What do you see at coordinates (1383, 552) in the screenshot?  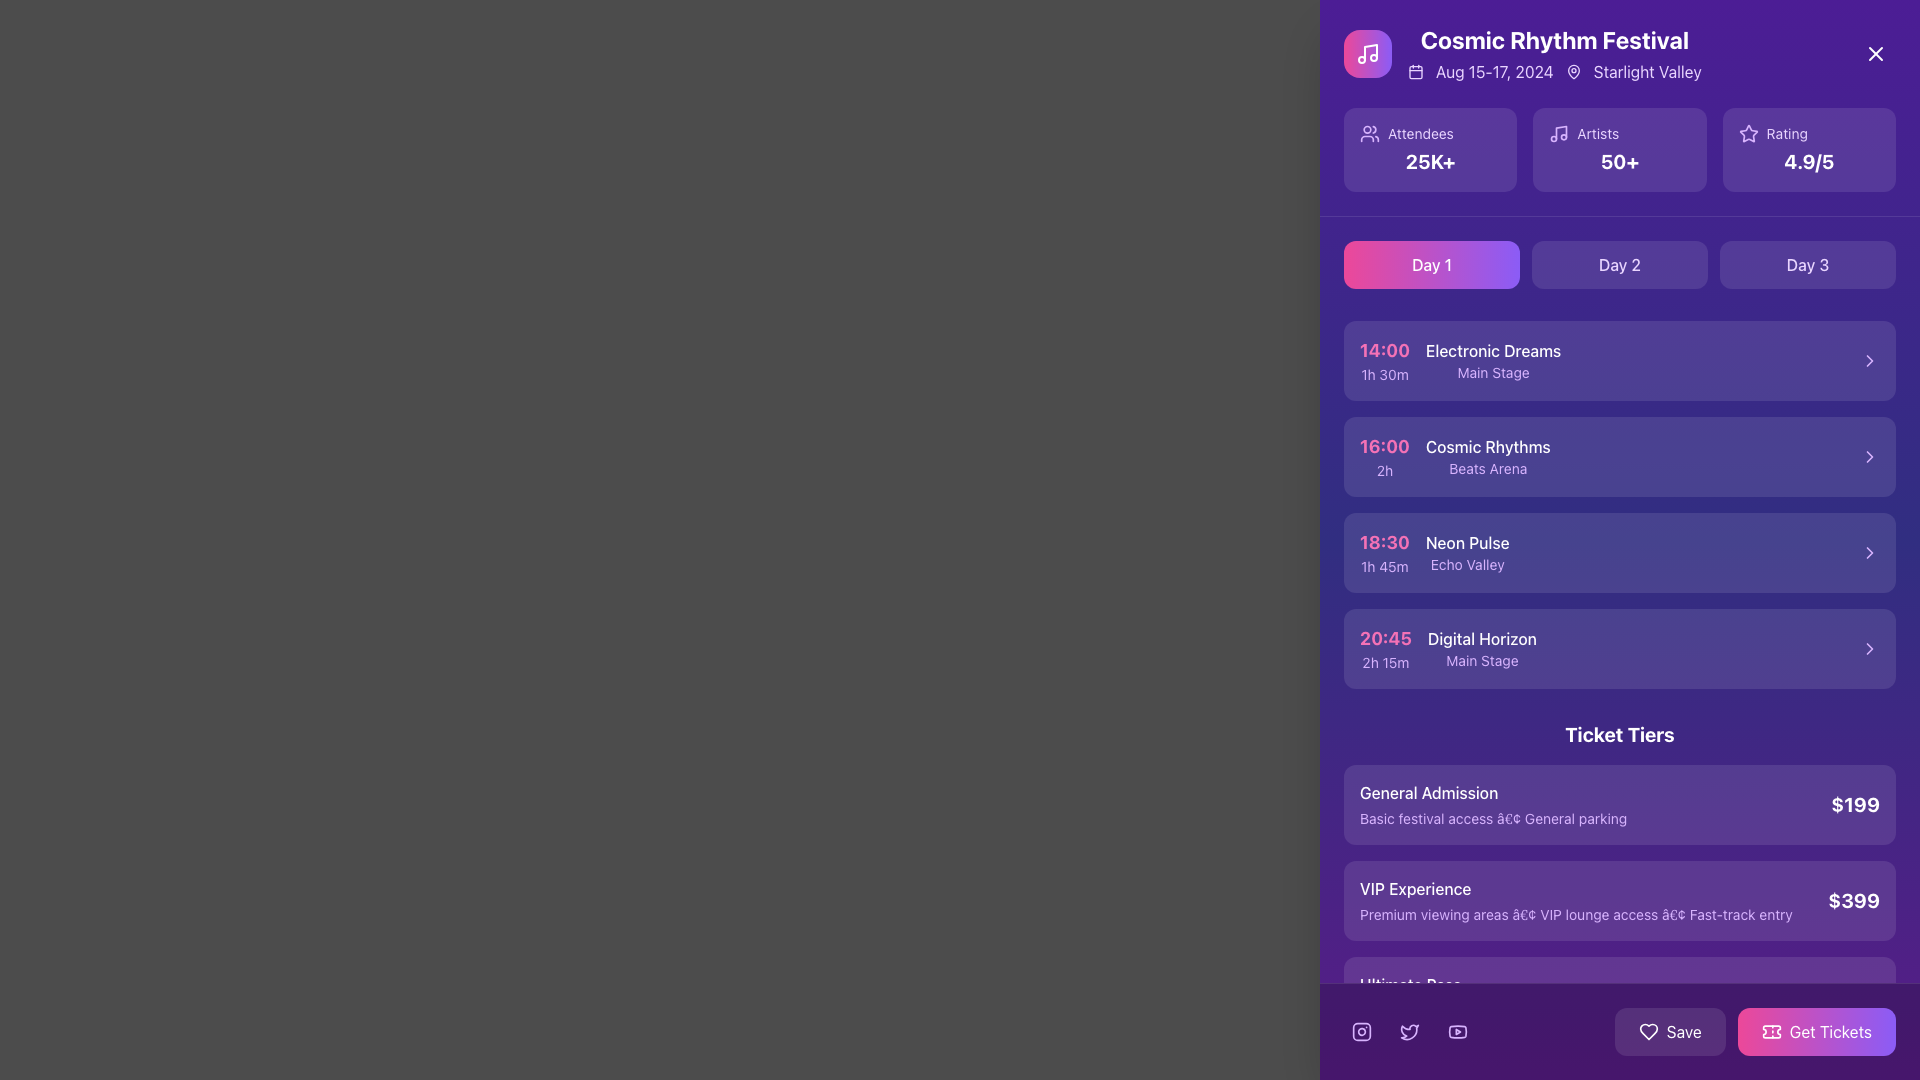 I see `time and duration information from the Time display label, which shows '18:30' in bold pink font and '1h 45m' in smaller purple font, located in the right panel of the UI` at bounding box center [1383, 552].